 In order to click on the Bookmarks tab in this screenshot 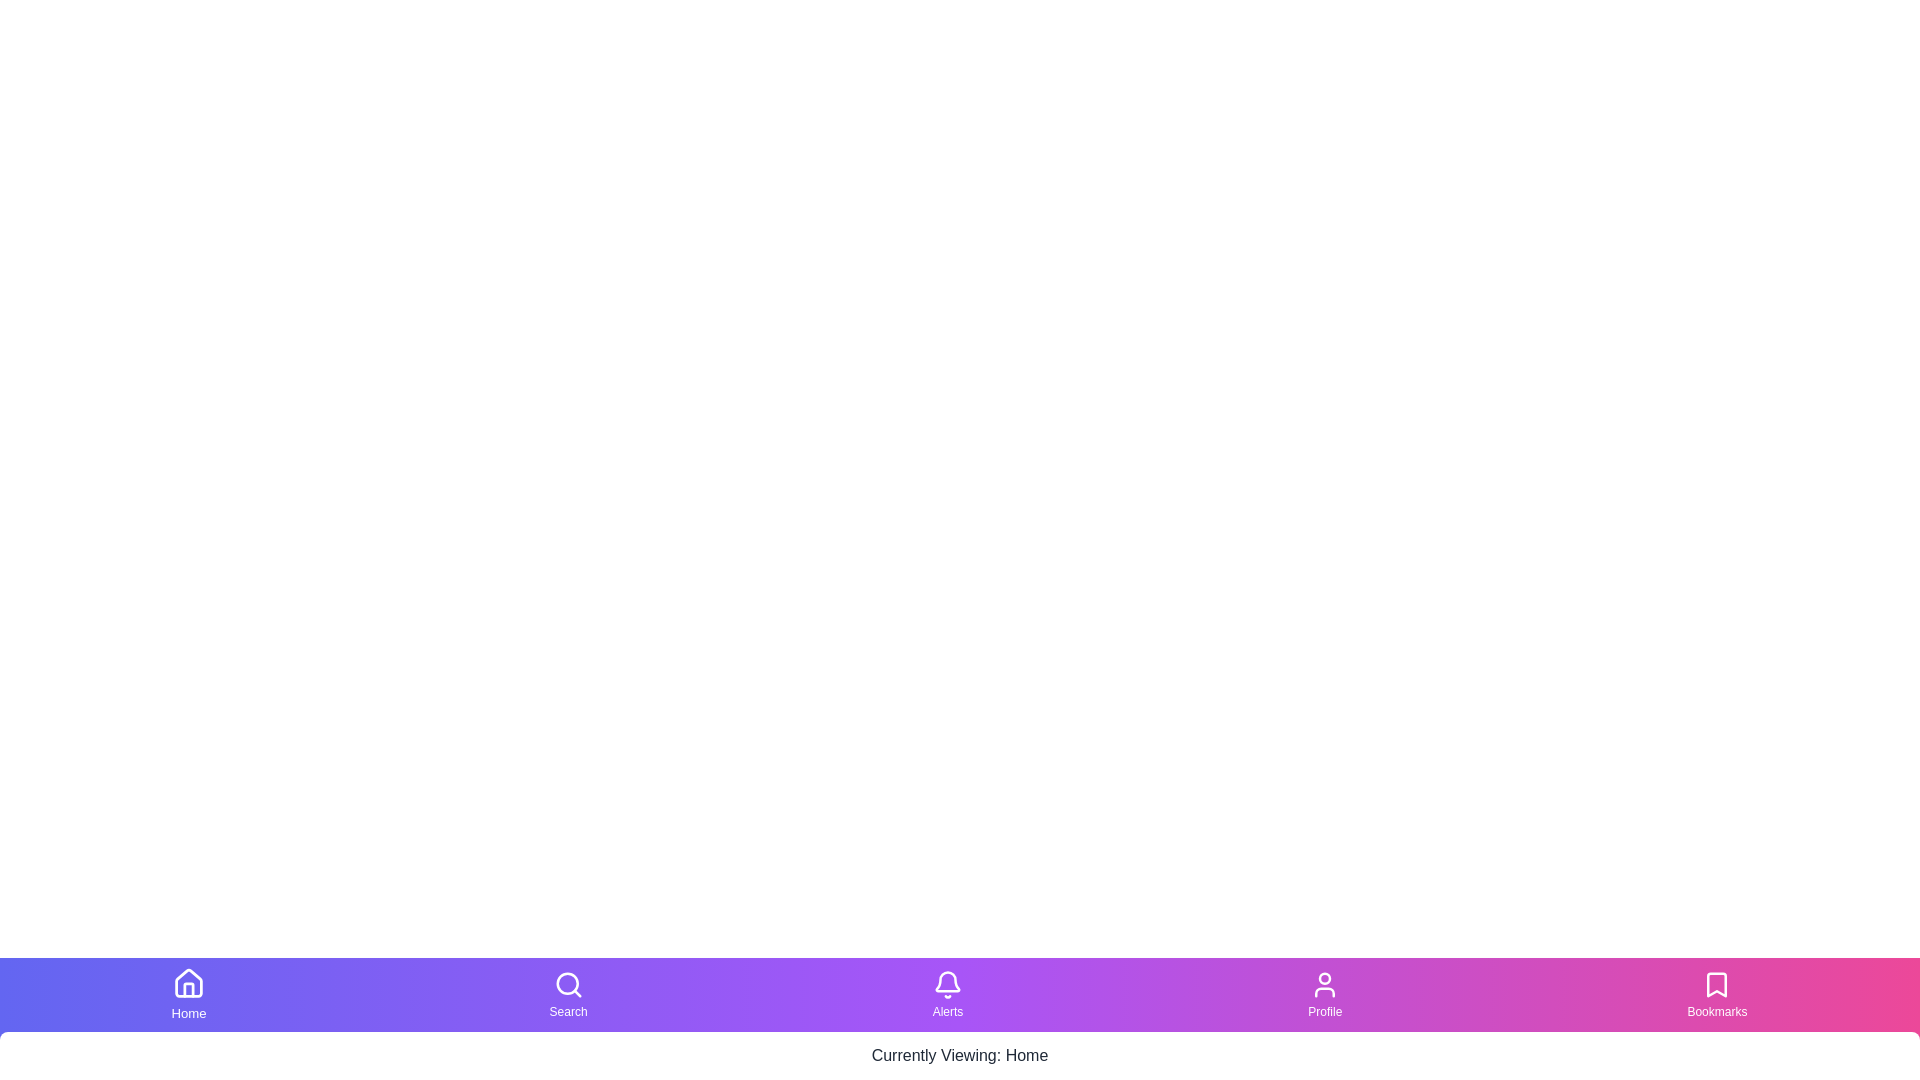, I will do `click(1716, 995)`.